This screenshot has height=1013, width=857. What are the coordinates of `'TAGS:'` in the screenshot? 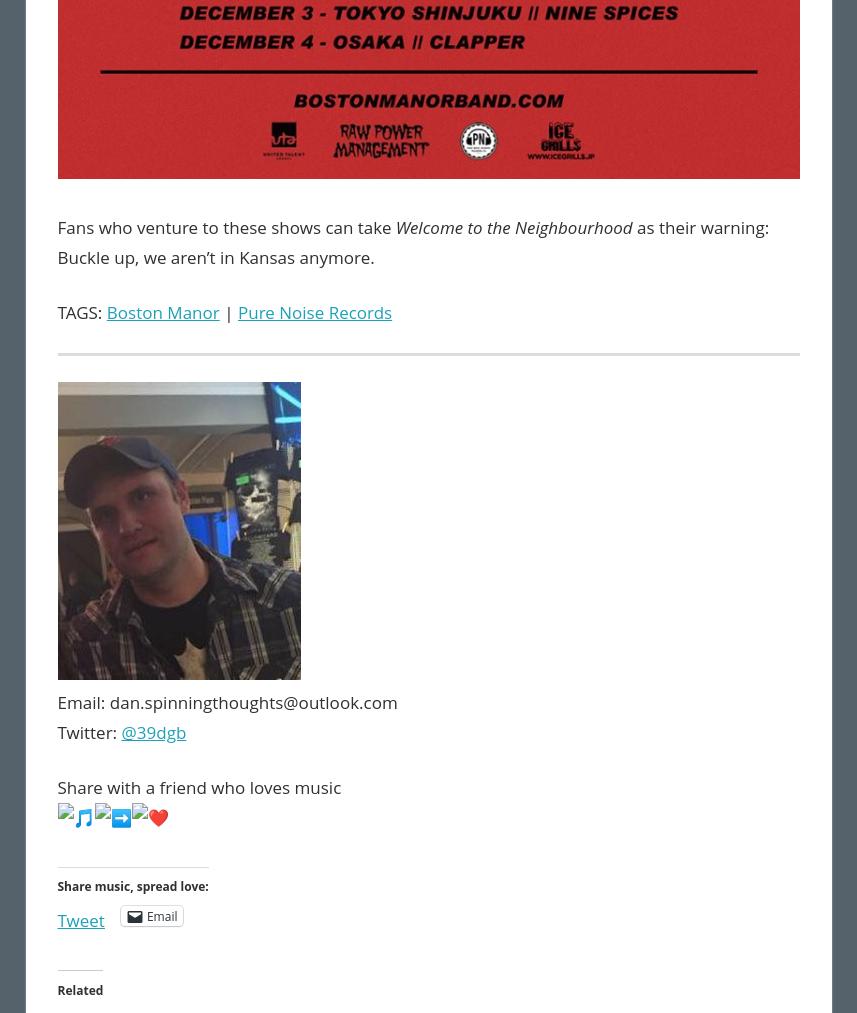 It's located at (81, 311).